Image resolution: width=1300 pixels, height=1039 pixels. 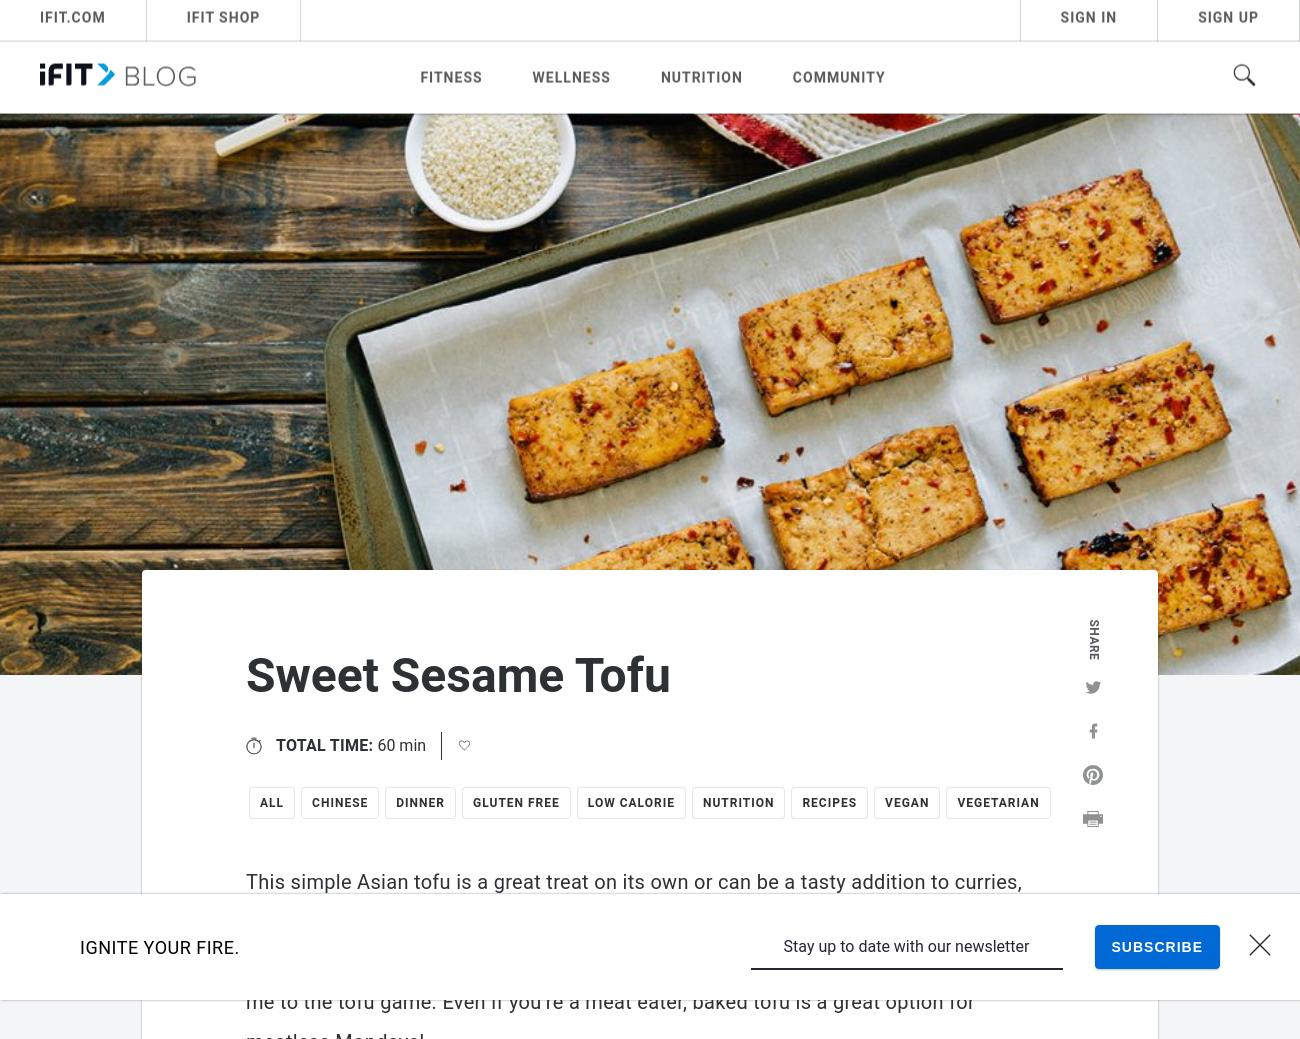 I want to click on 'Ignite your fire.', so click(x=79, y=946).